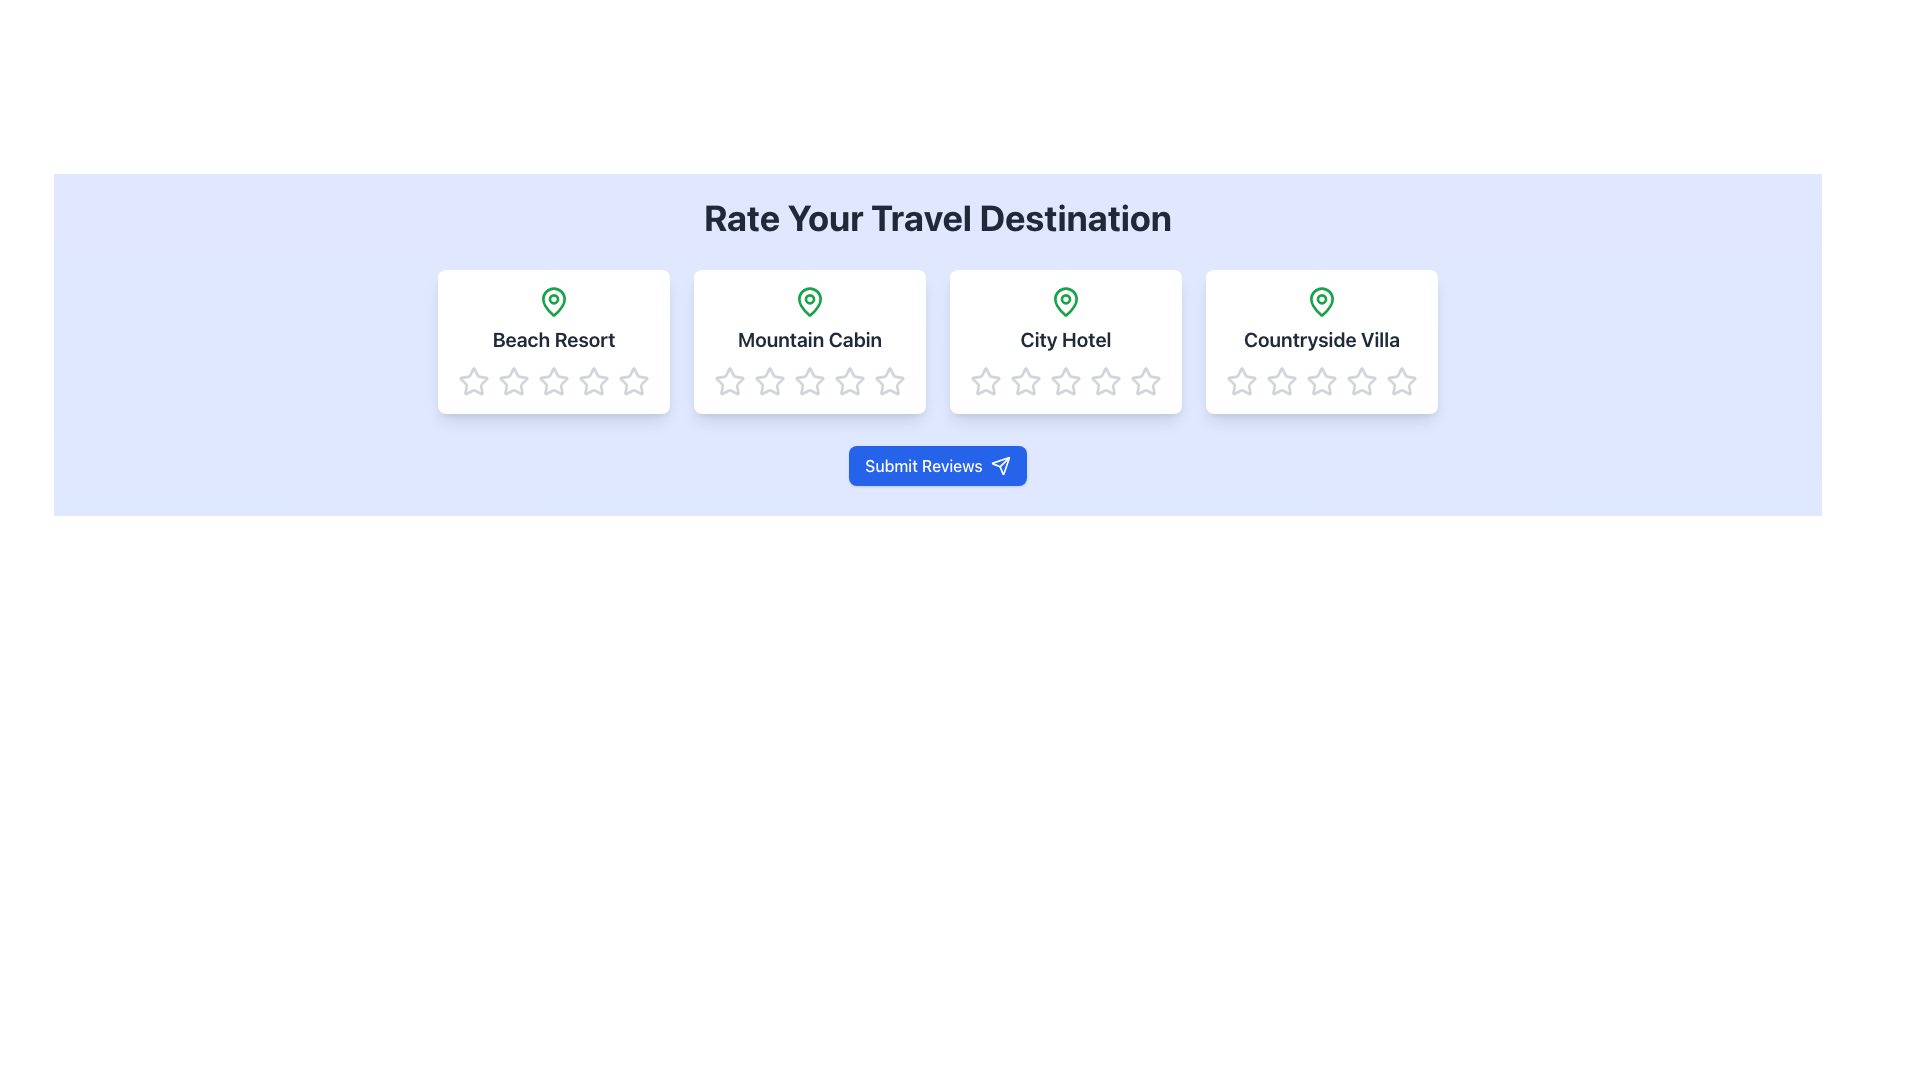  What do you see at coordinates (888, 381) in the screenshot?
I see `the star icon representing 5 stars in the rating section below the 'Mountain Cabin' card` at bounding box center [888, 381].